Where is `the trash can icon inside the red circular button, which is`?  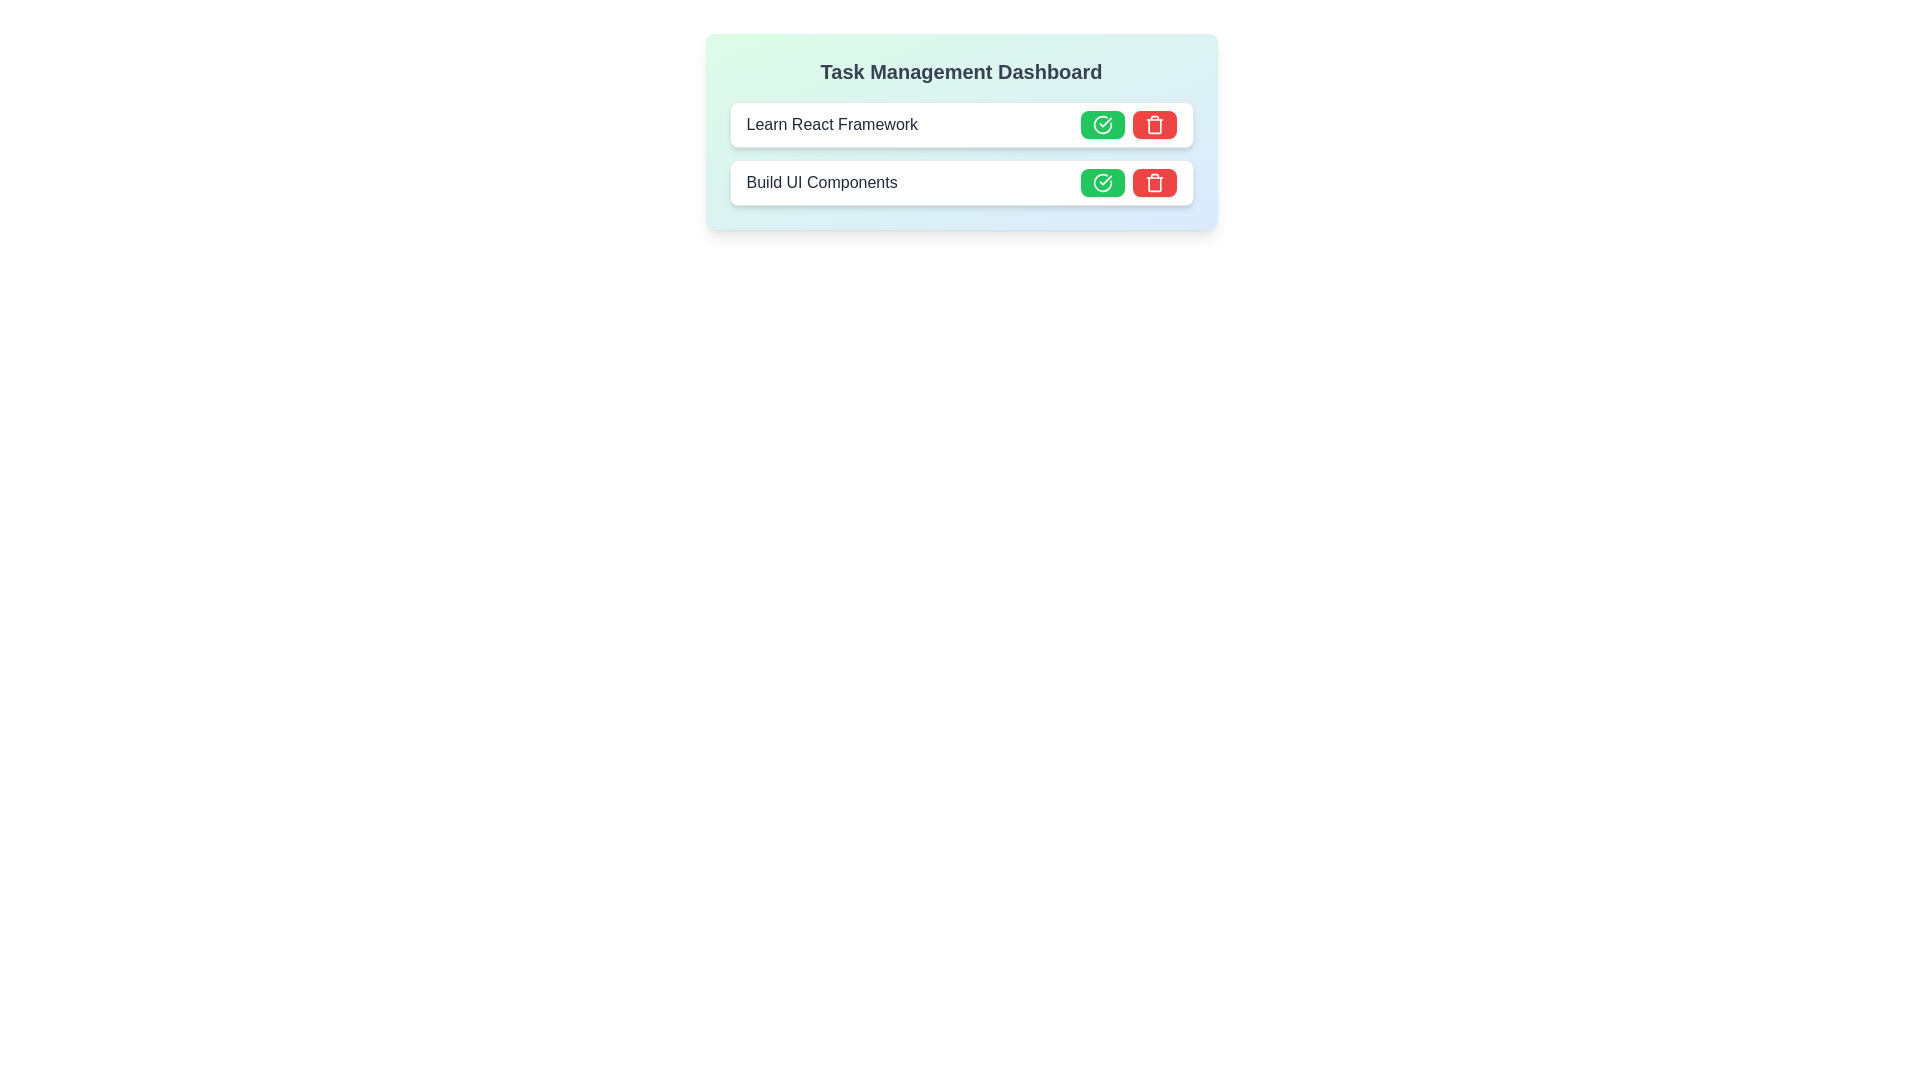 the trash can icon inside the red circular button, which is is located at coordinates (1154, 124).